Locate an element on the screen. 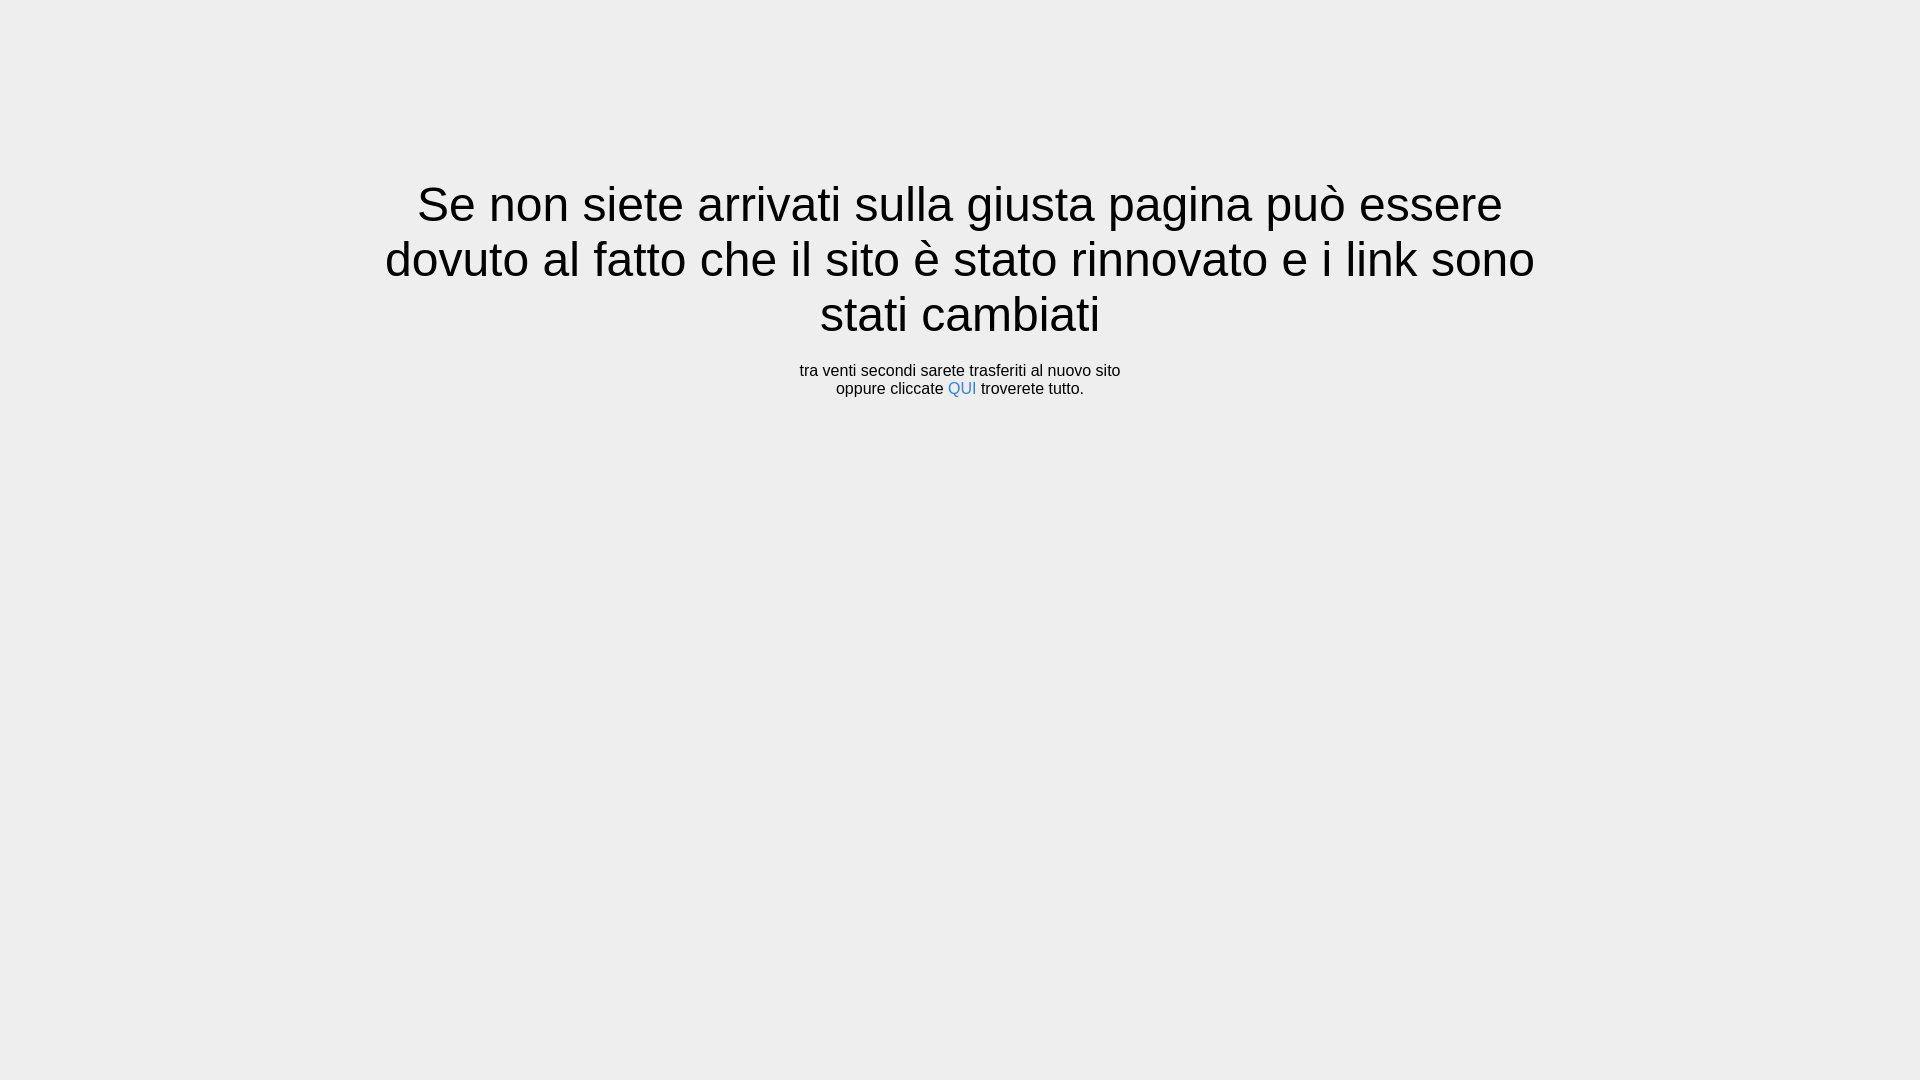  'QUI' is located at coordinates (961, 388).